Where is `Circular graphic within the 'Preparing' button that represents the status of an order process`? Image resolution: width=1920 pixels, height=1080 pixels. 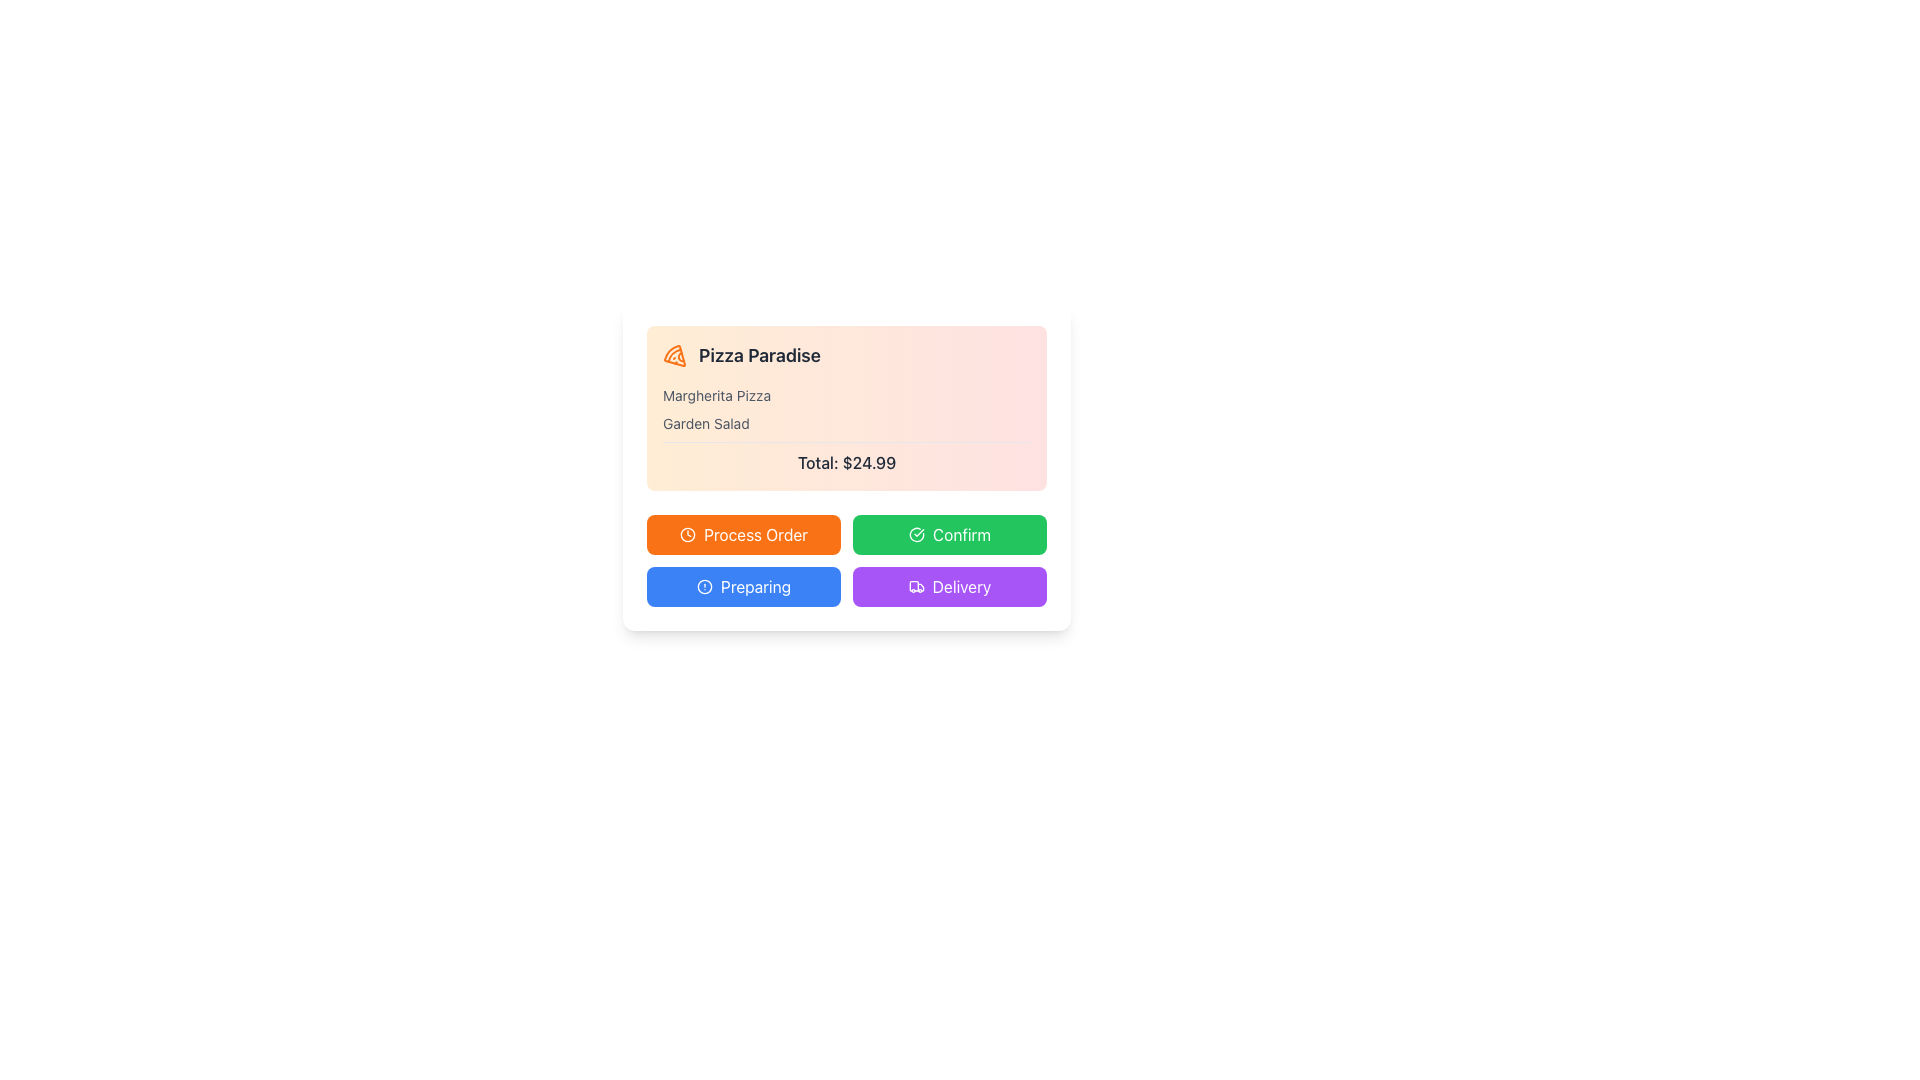 Circular graphic within the 'Preparing' button that represents the status of an order process is located at coordinates (705, 585).